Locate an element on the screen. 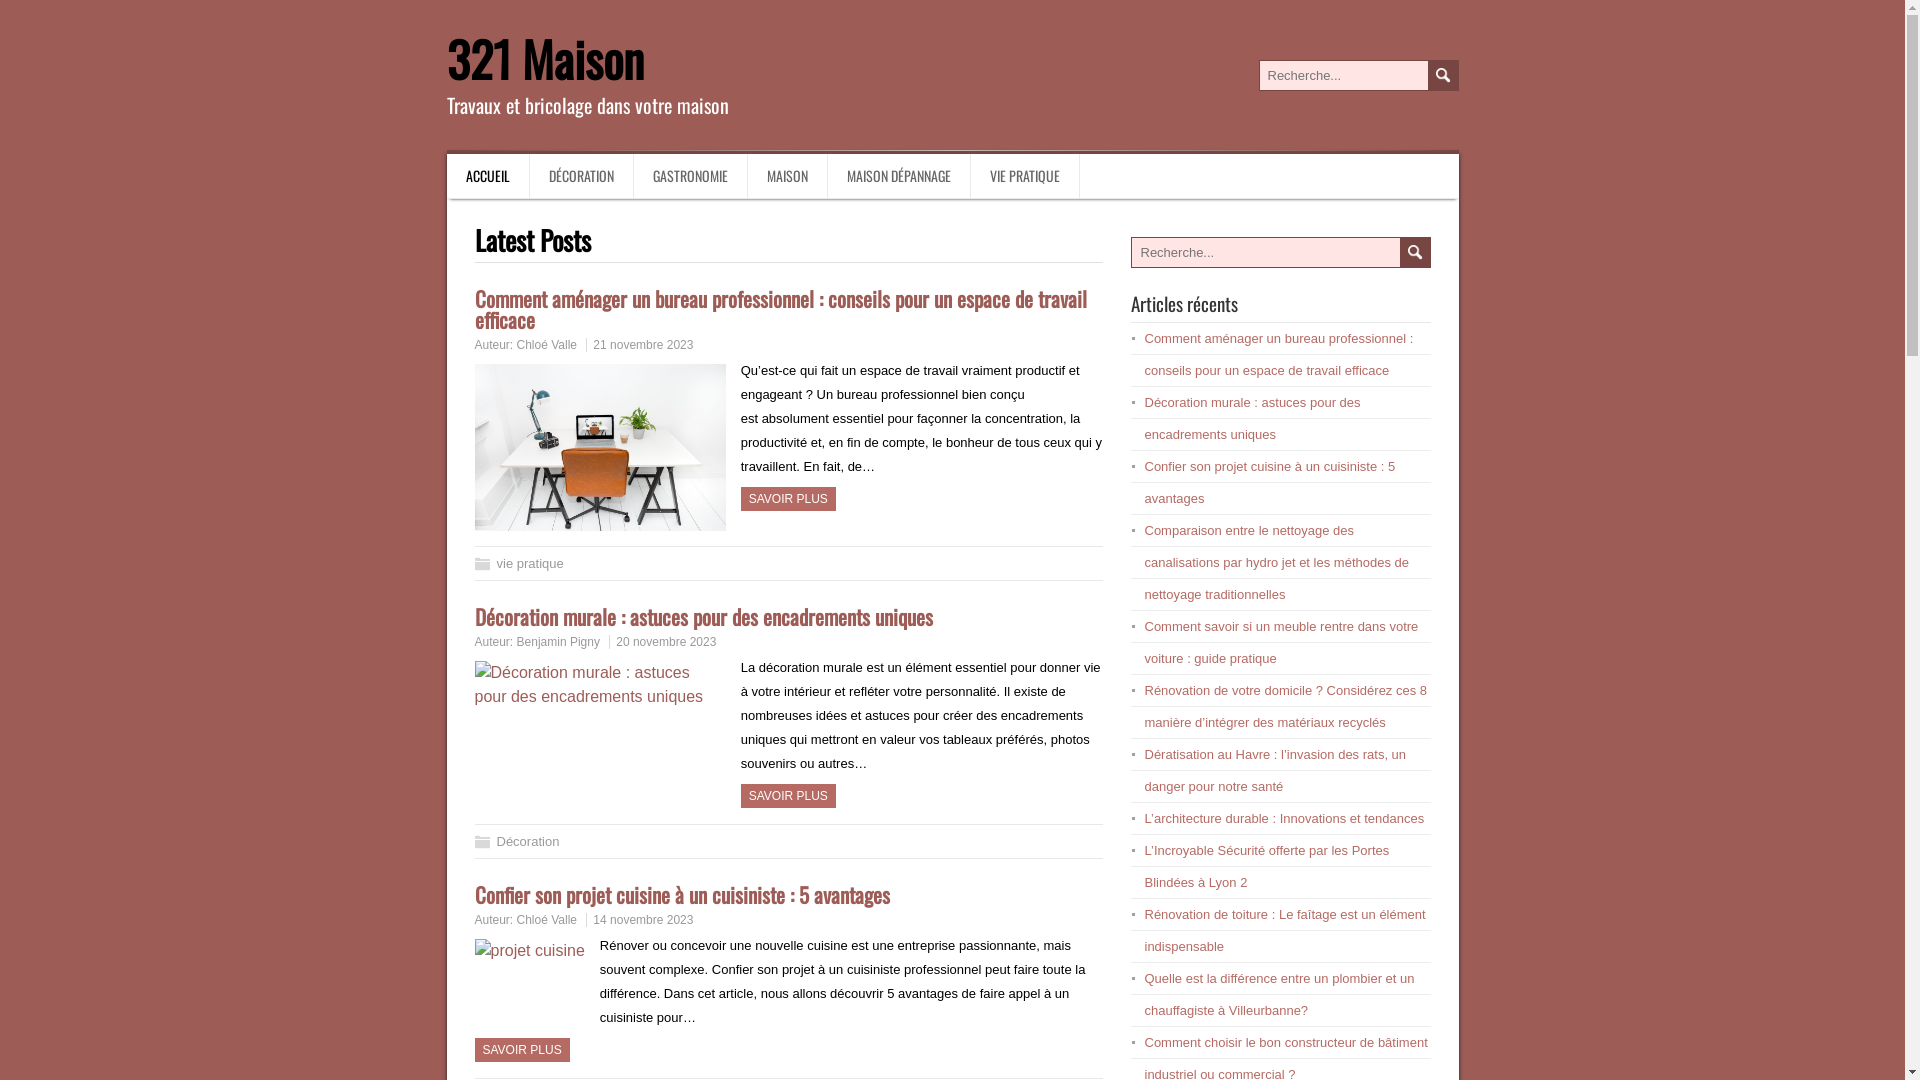 This screenshot has width=1920, height=1080. 'Benjamin Pigny' is located at coordinates (558, 641).